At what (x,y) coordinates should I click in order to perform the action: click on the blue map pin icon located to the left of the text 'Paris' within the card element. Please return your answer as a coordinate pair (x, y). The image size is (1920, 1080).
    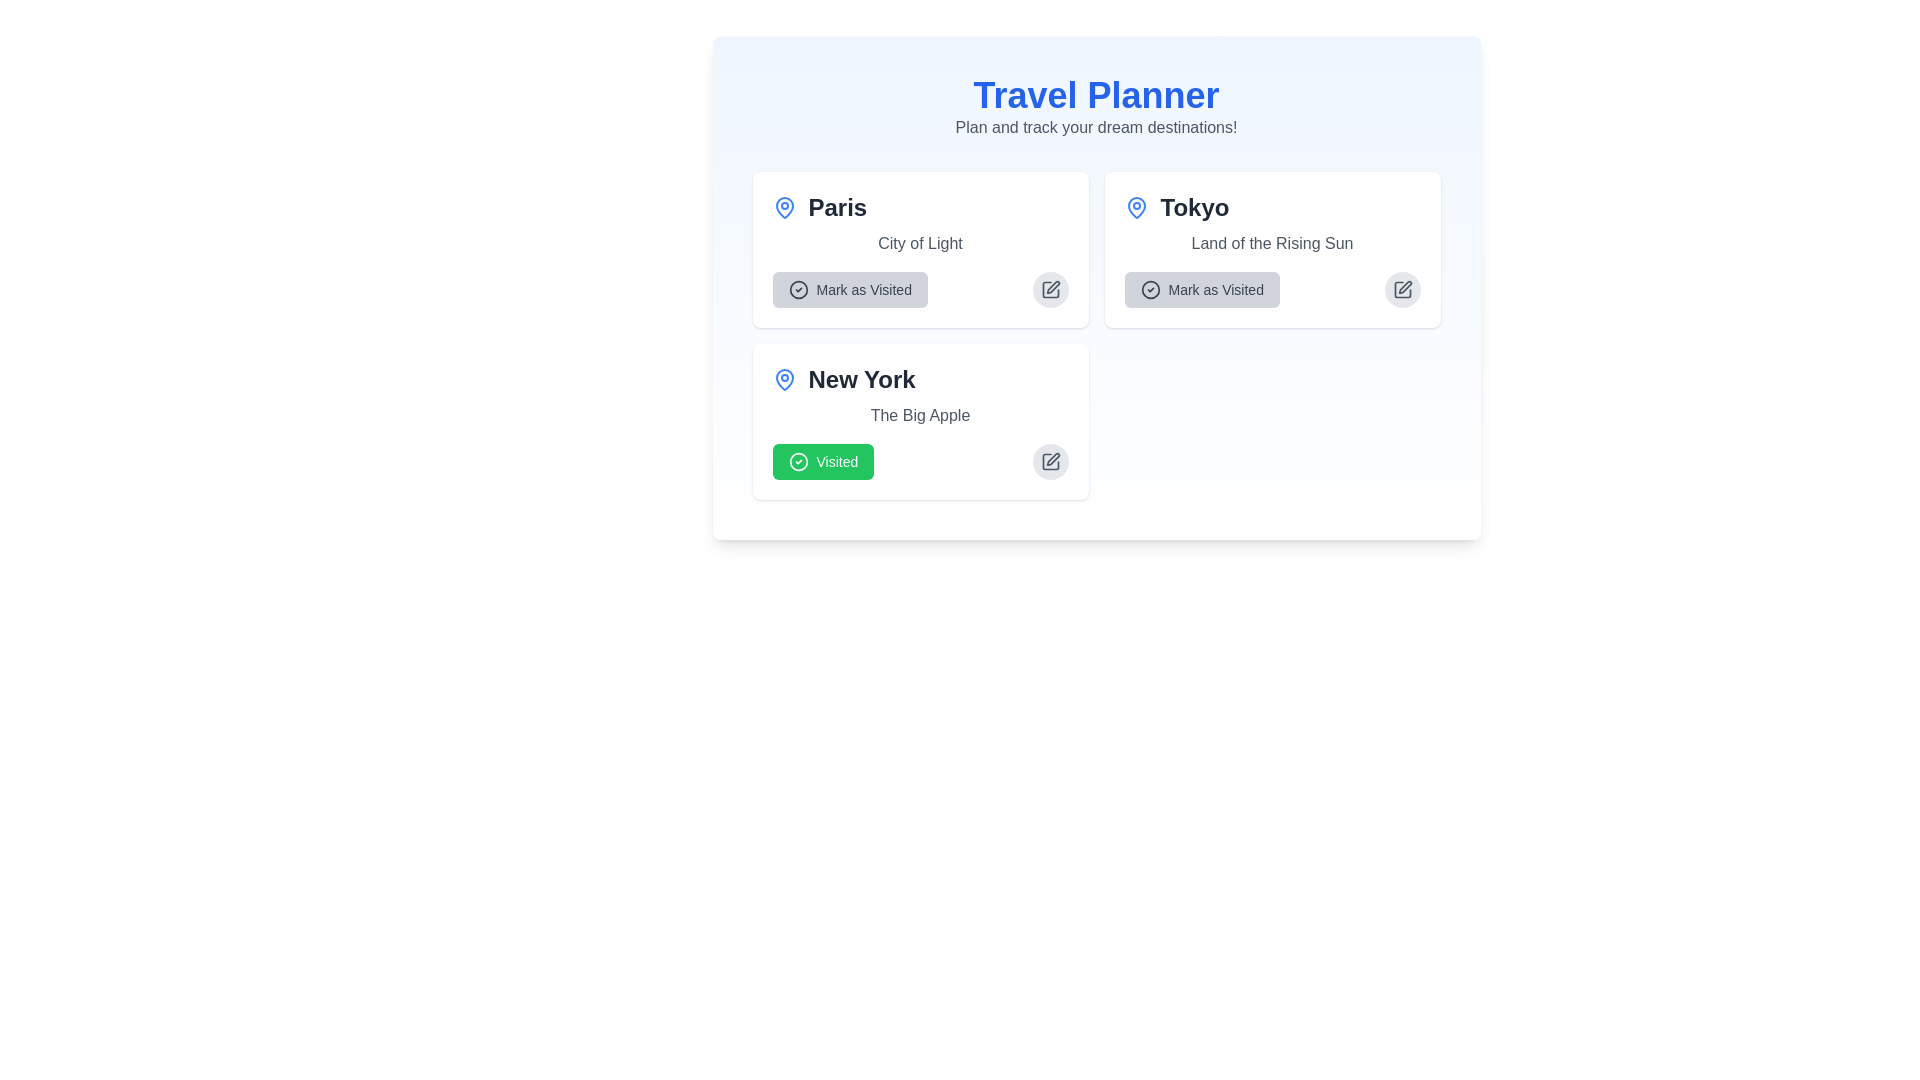
    Looking at the image, I should click on (783, 208).